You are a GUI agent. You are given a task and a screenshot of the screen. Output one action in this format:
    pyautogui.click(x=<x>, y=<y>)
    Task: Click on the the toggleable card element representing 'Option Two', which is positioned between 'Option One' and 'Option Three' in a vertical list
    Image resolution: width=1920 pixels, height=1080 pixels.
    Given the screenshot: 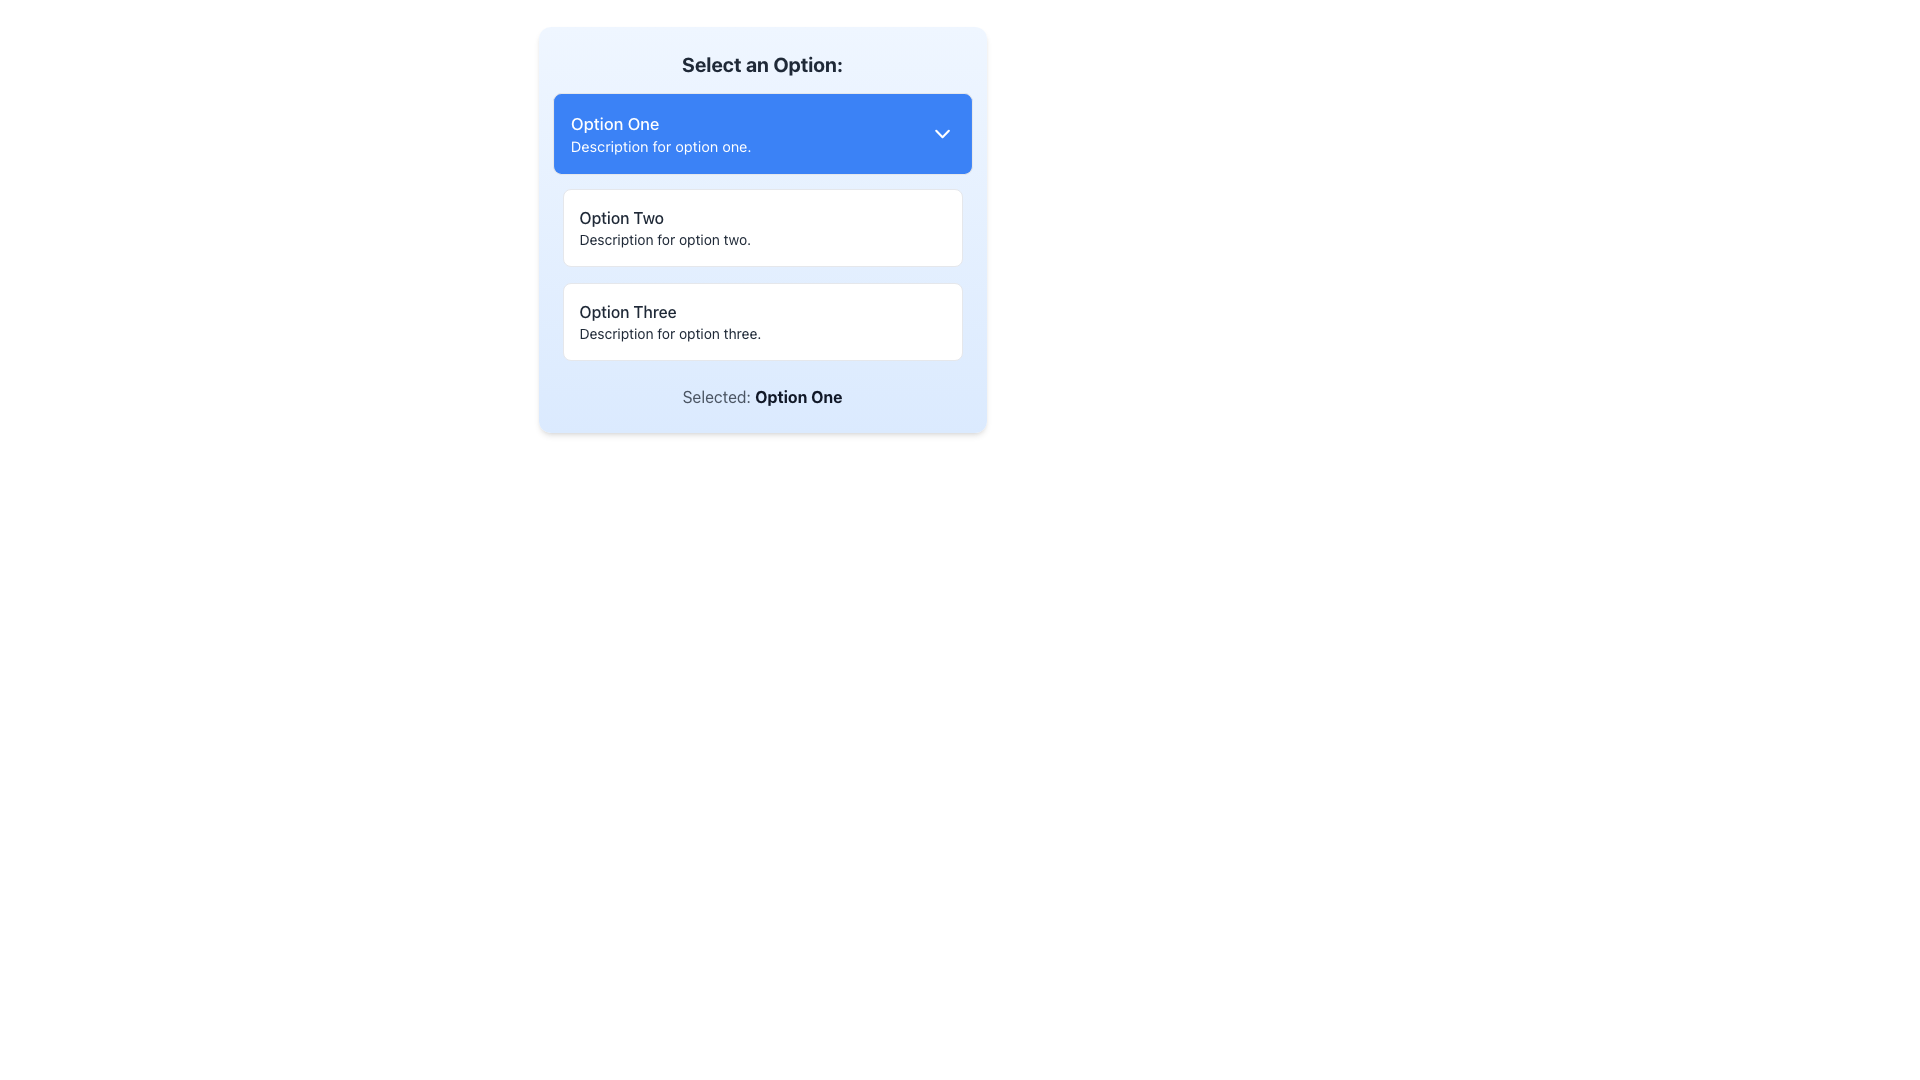 What is the action you would take?
    pyautogui.click(x=761, y=229)
    